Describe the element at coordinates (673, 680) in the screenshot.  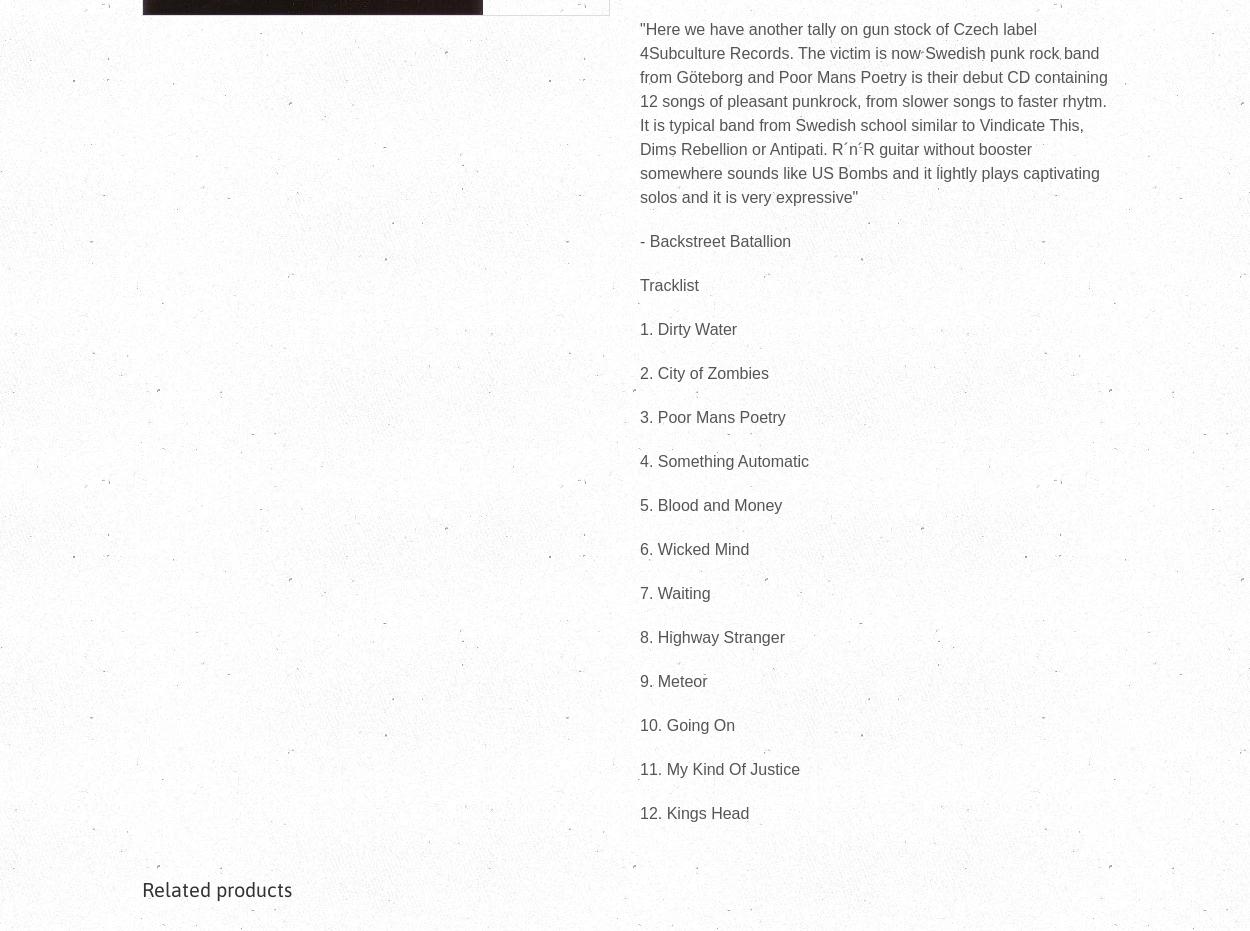
I see `'9. Meteor'` at that location.